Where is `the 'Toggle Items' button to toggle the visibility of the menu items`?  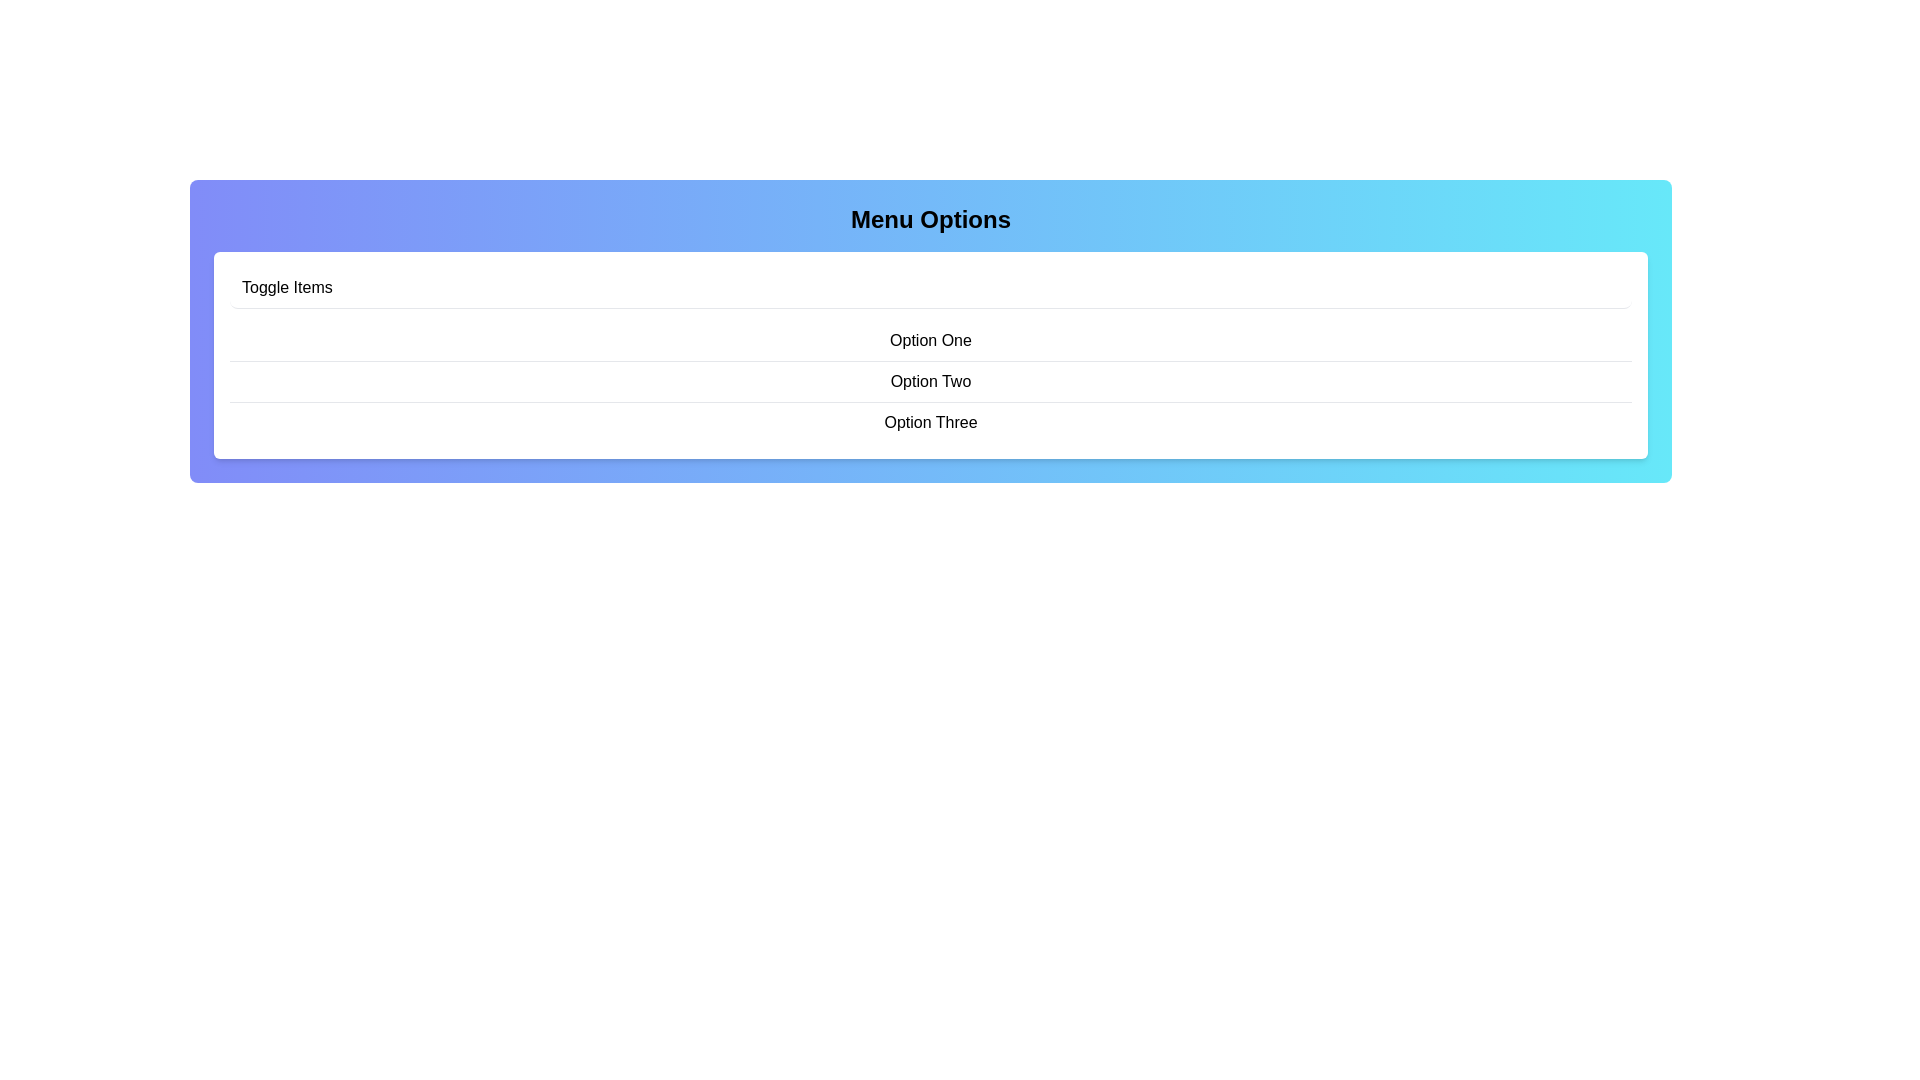
the 'Toggle Items' button to toggle the visibility of the menu items is located at coordinates (930, 288).